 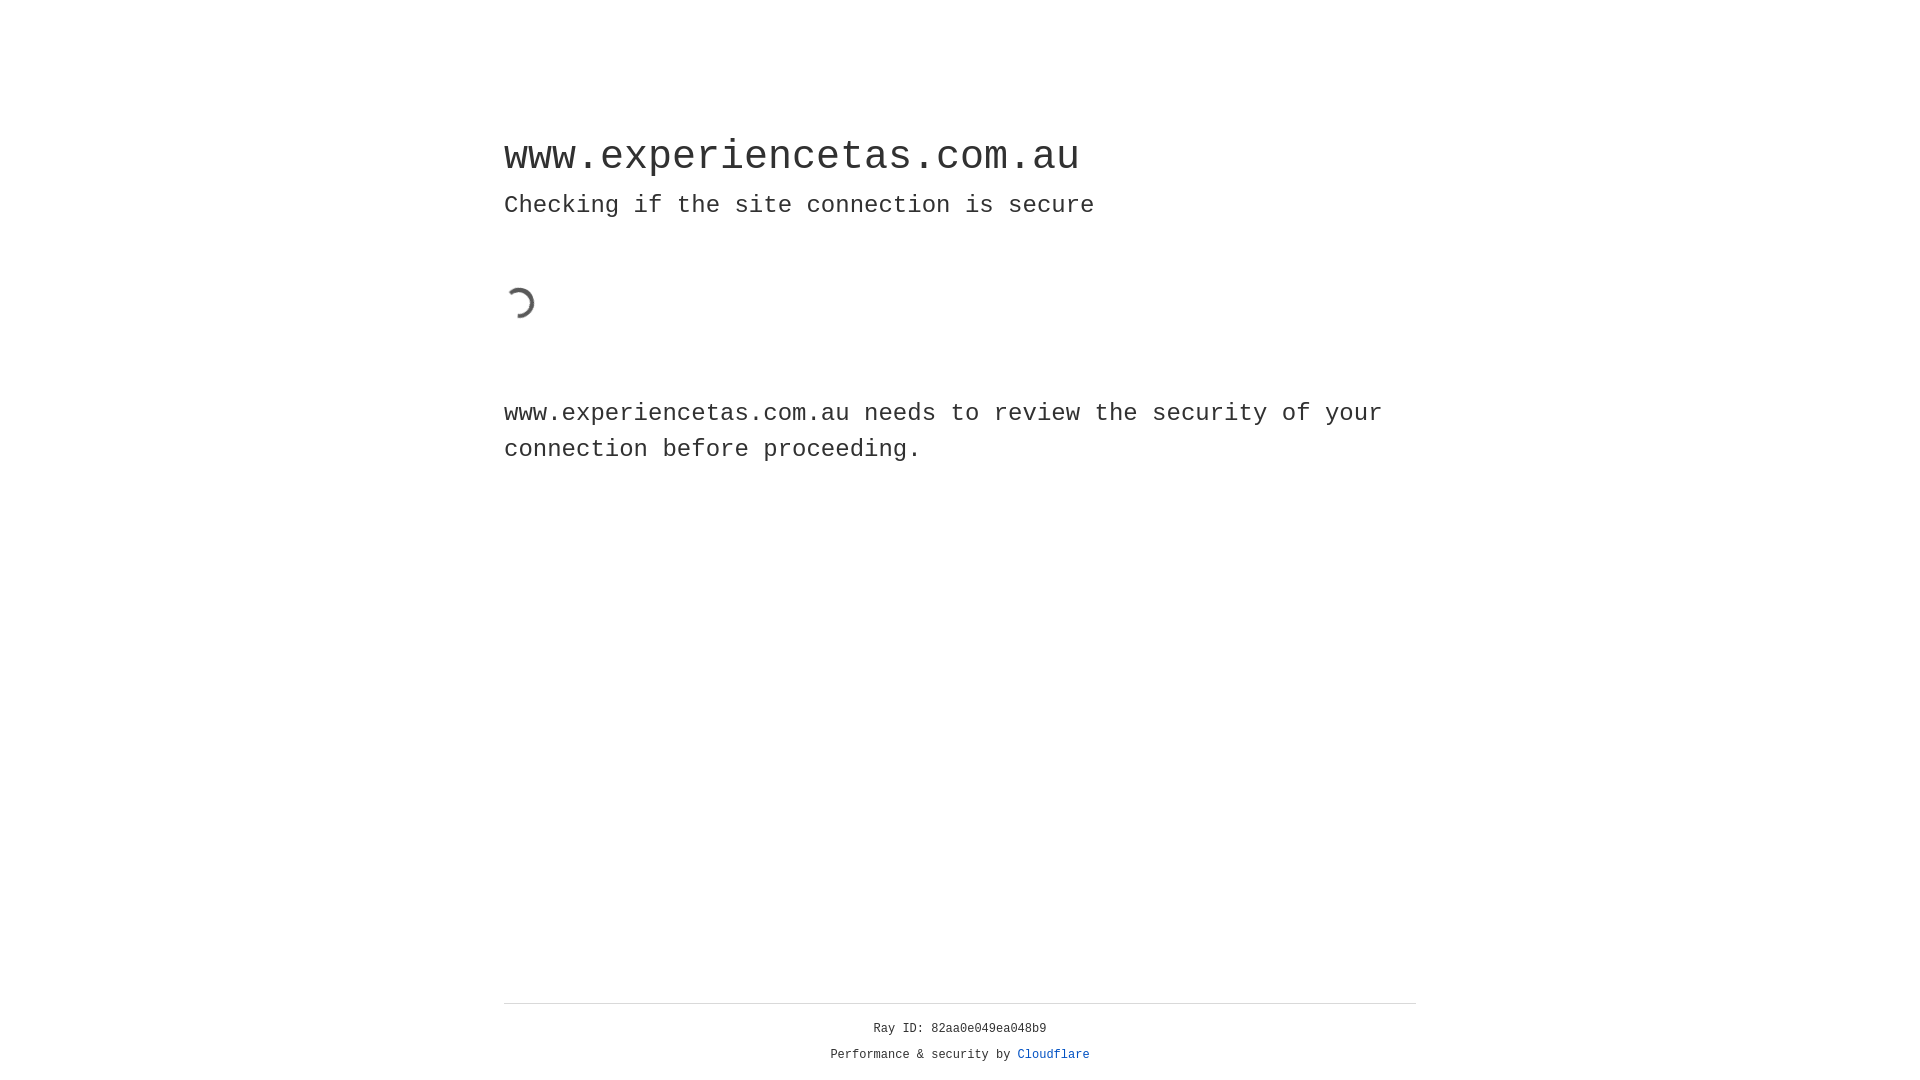 I want to click on 'Cloudflare', so click(x=1053, y=1054).